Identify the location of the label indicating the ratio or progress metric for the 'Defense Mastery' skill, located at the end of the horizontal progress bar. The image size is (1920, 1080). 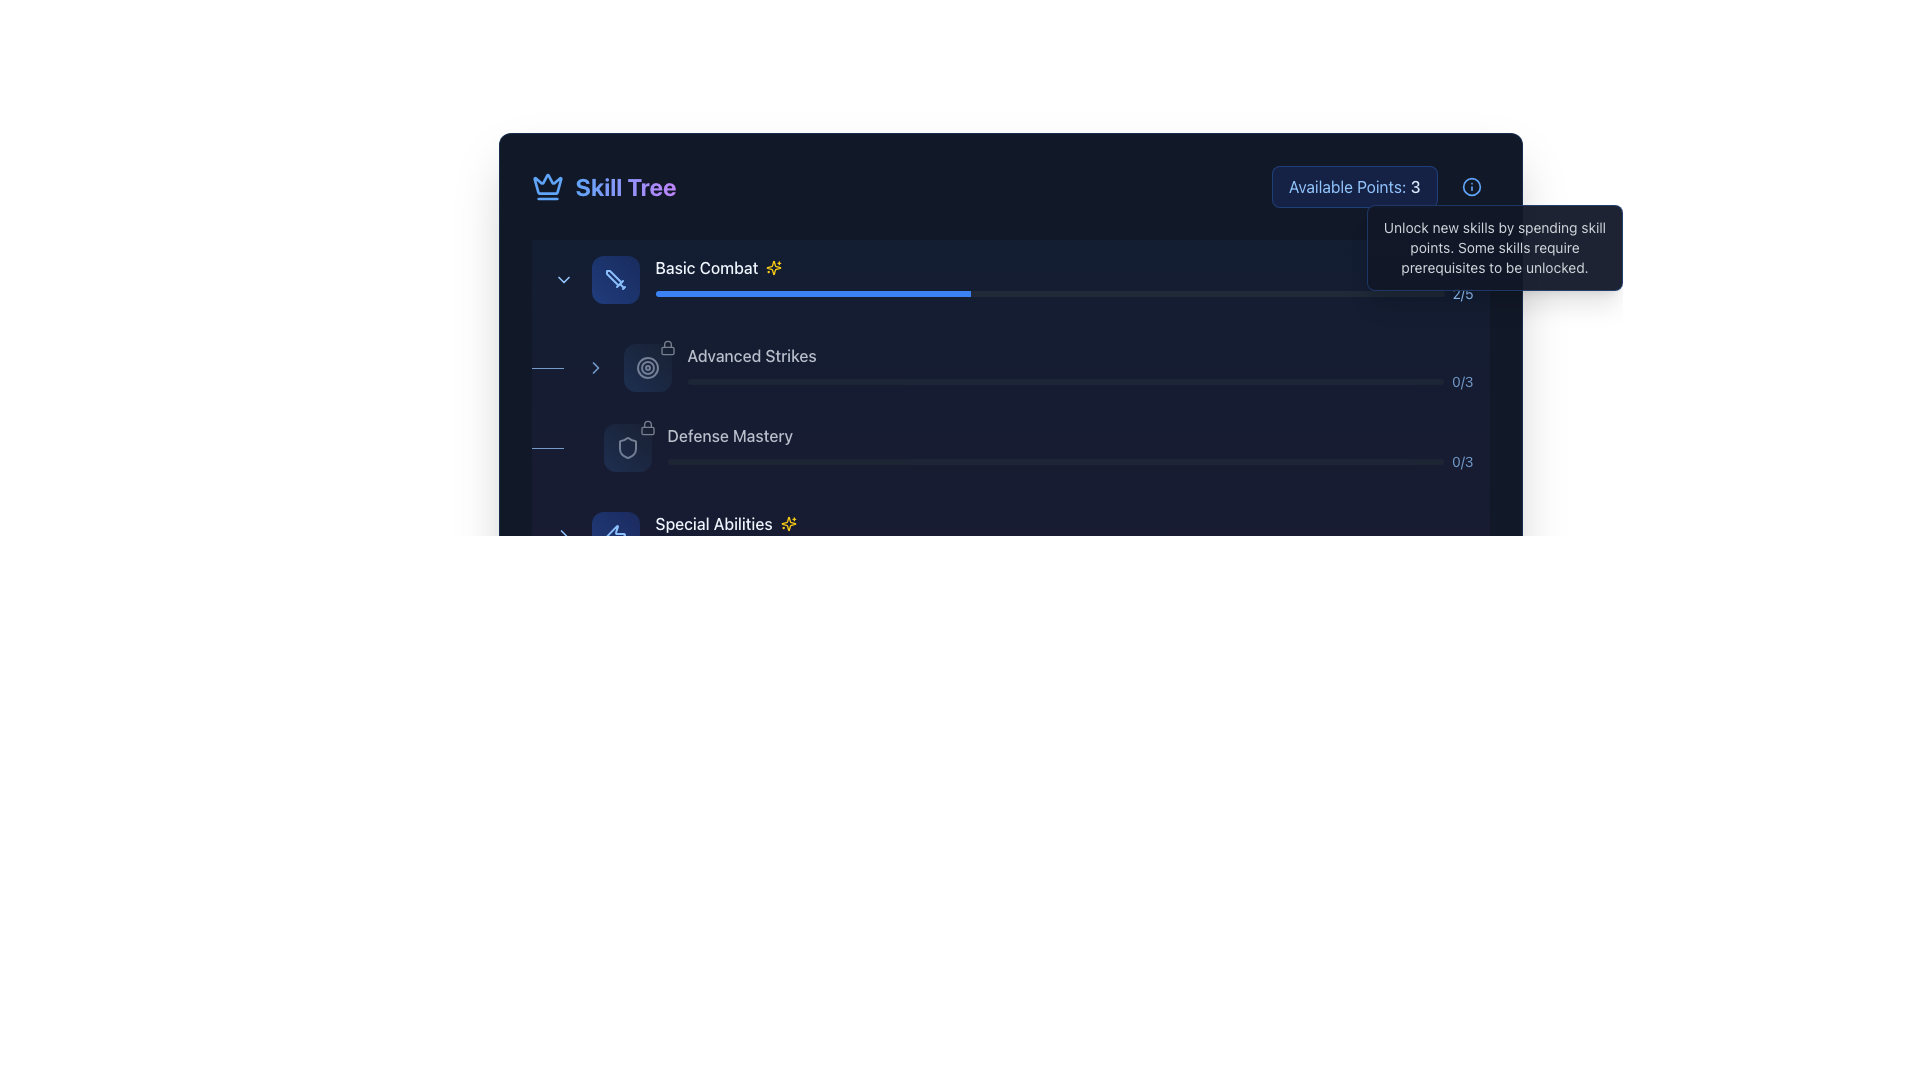
(1462, 381).